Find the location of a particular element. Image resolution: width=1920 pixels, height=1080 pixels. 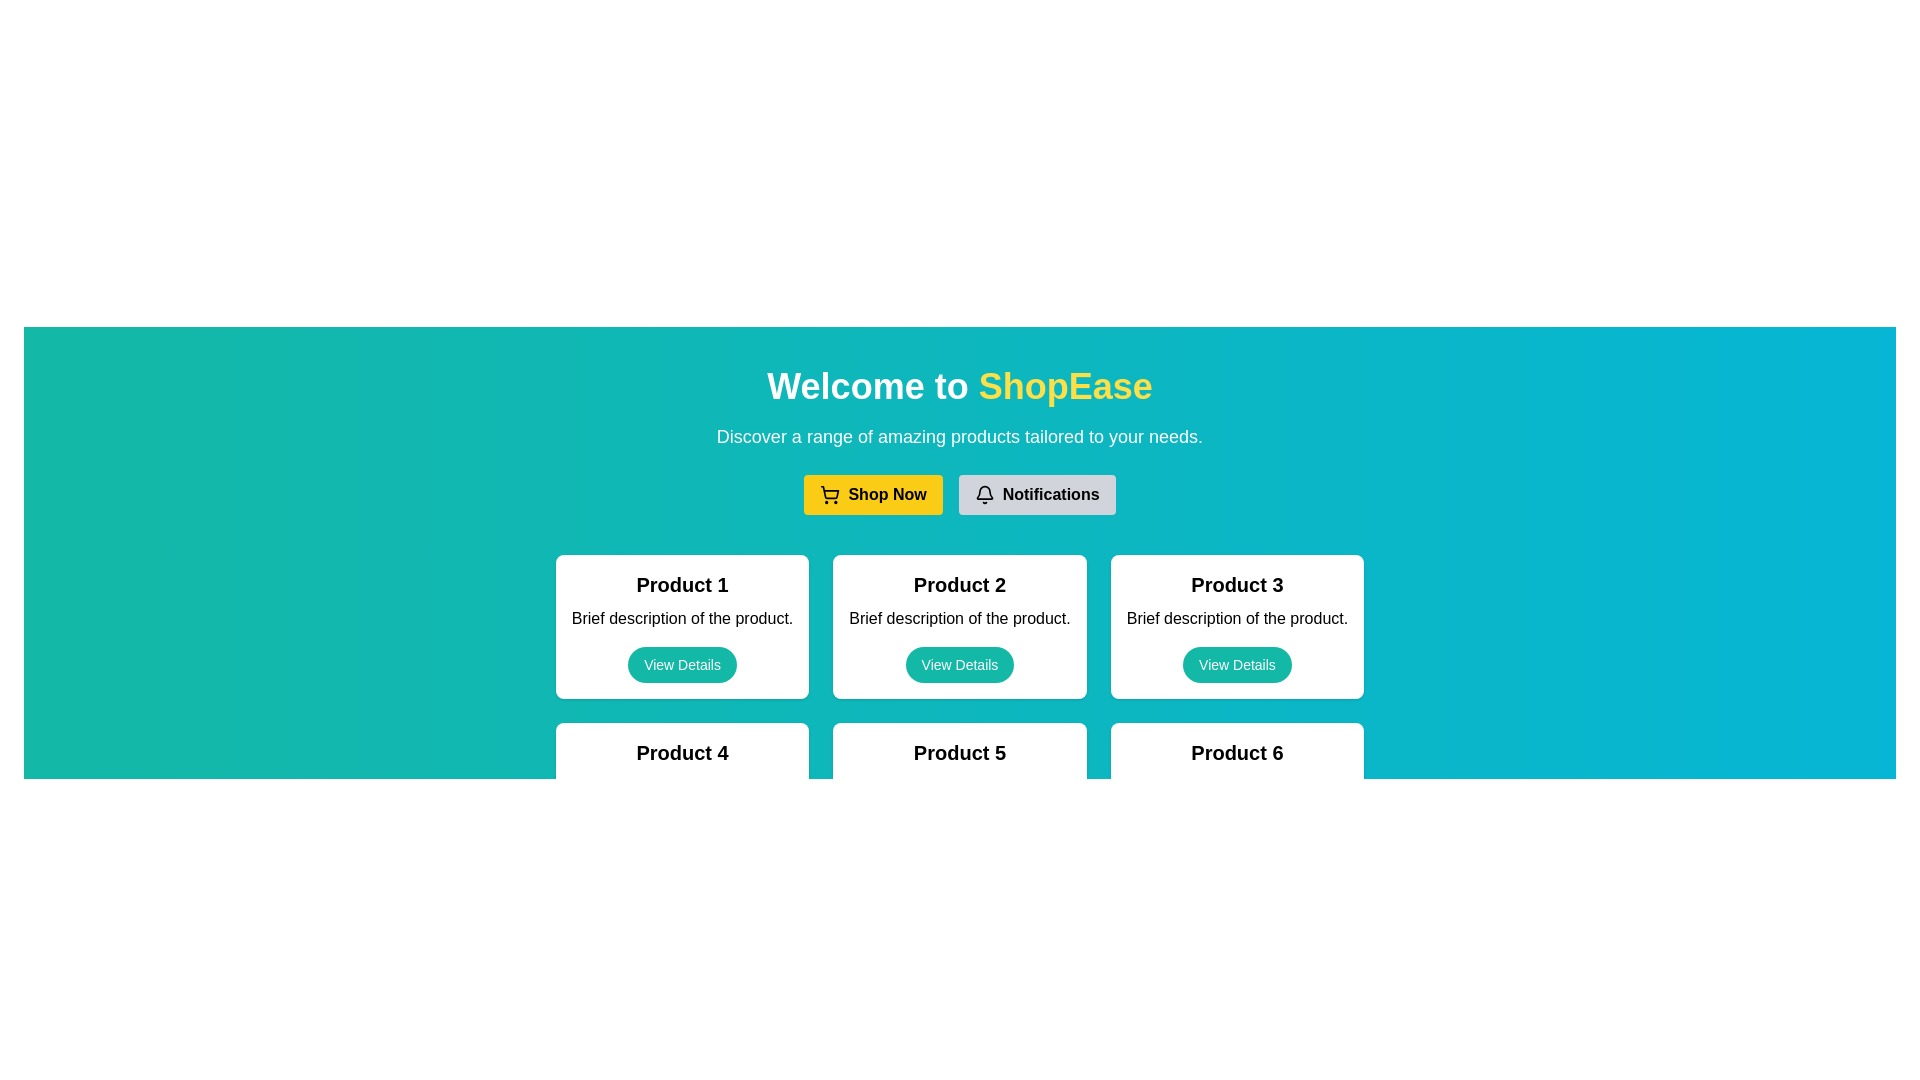

the button located at the bottom of the 'Product 2' card is located at coordinates (960, 664).